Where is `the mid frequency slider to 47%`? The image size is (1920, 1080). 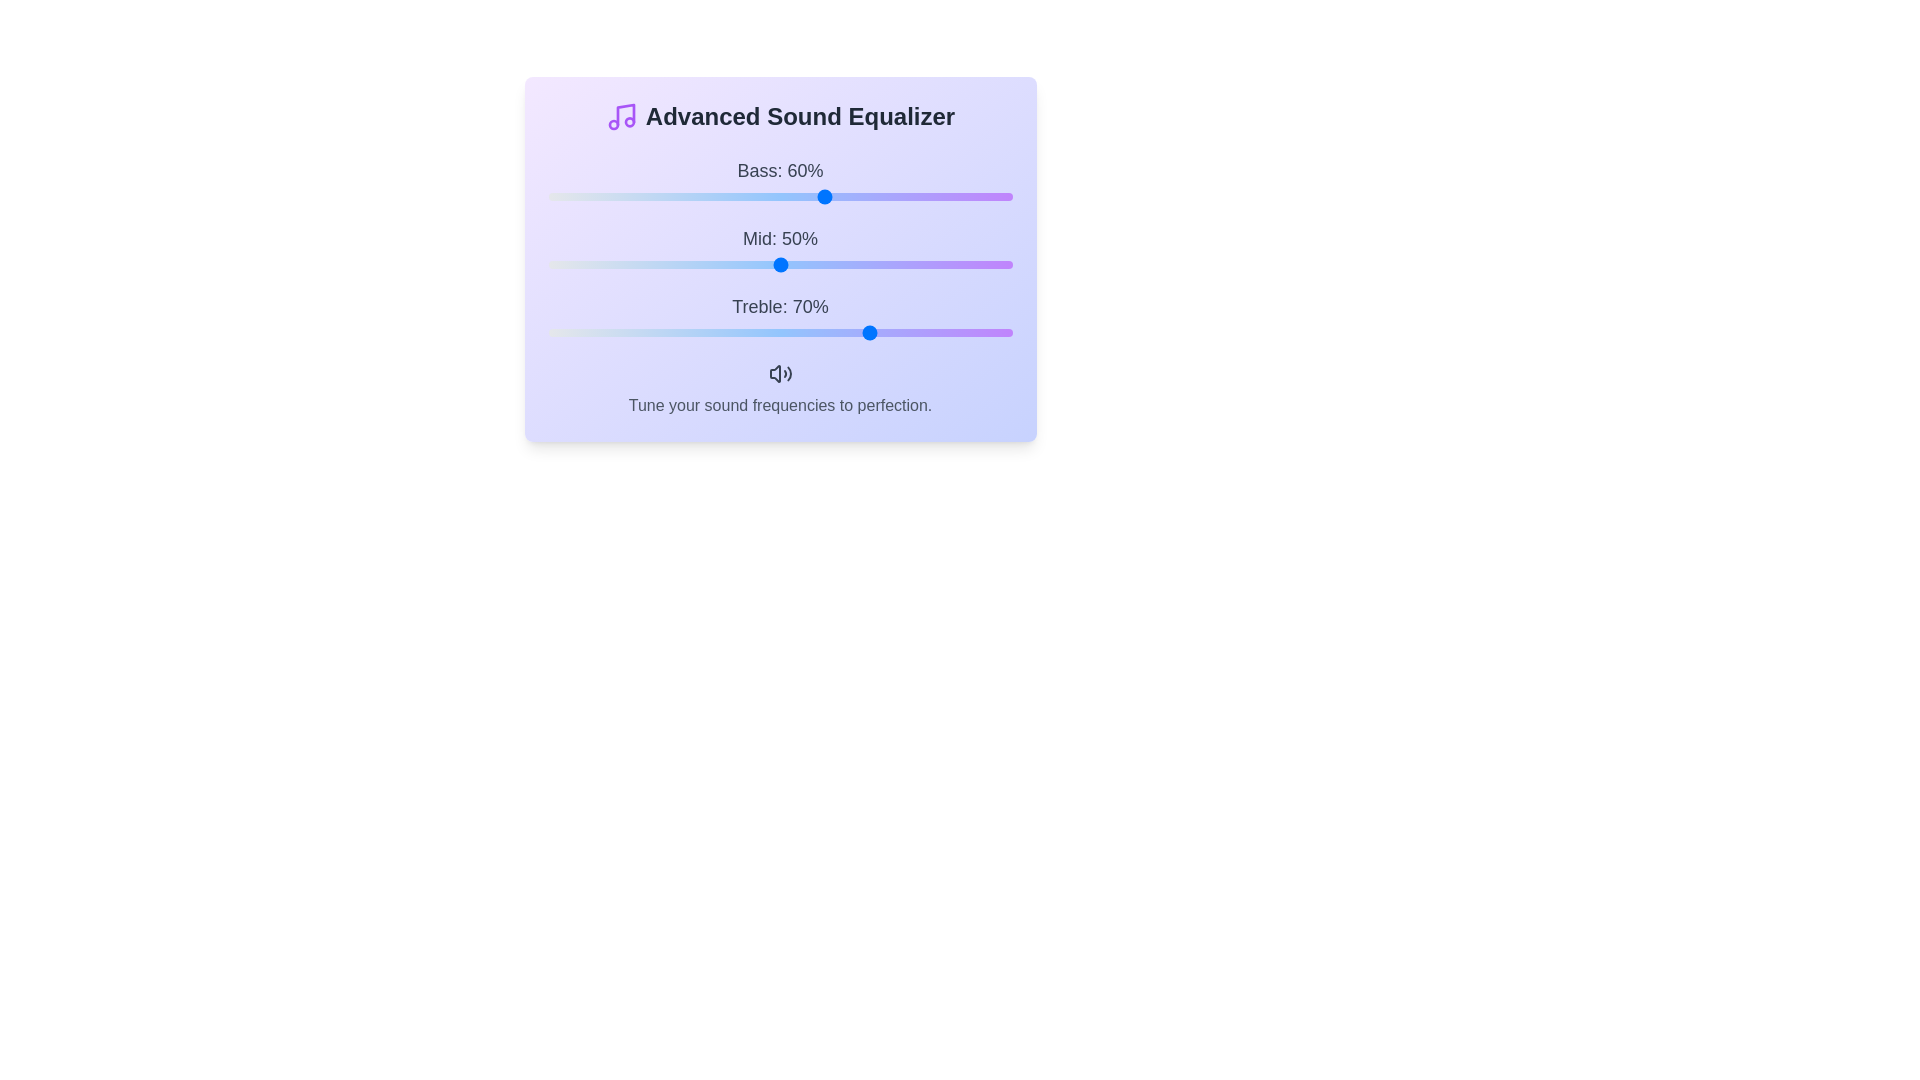 the mid frequency slider to 47% is located at coordinates (765, 264).